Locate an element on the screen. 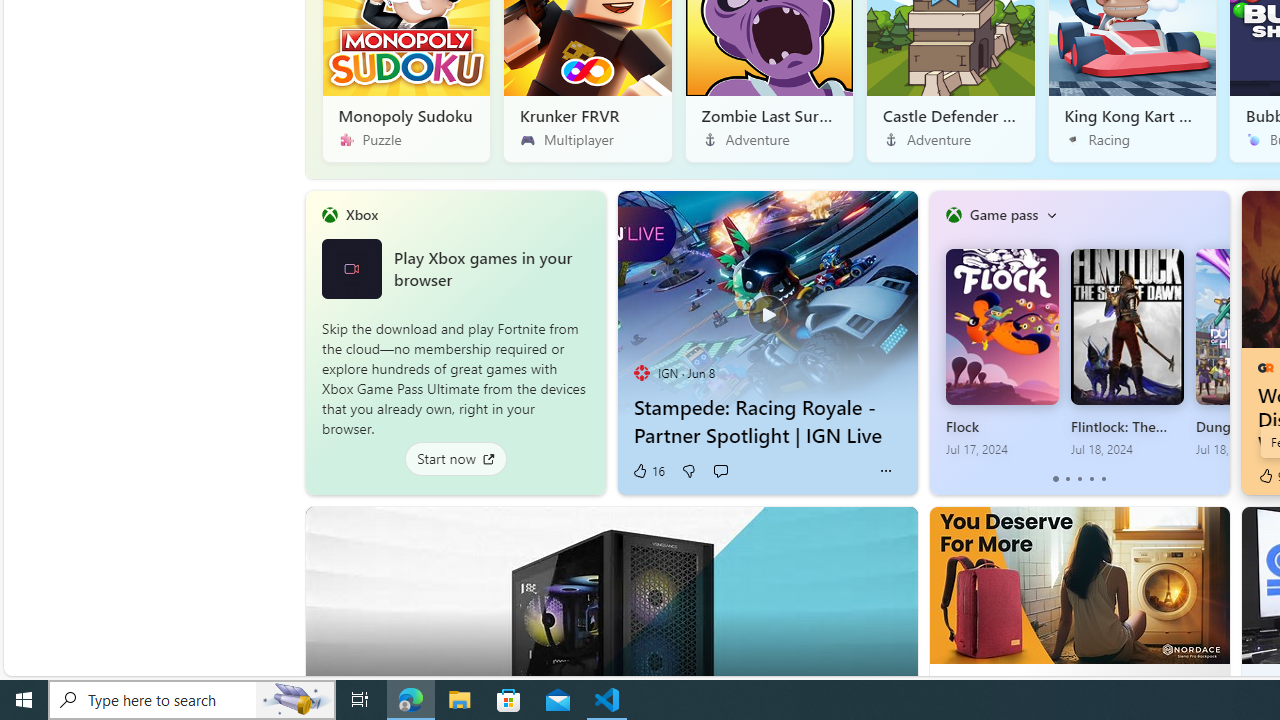 The height and width of the screenshot is (720, 1280). 'tab-2' is located at coordinates (1078, 479).